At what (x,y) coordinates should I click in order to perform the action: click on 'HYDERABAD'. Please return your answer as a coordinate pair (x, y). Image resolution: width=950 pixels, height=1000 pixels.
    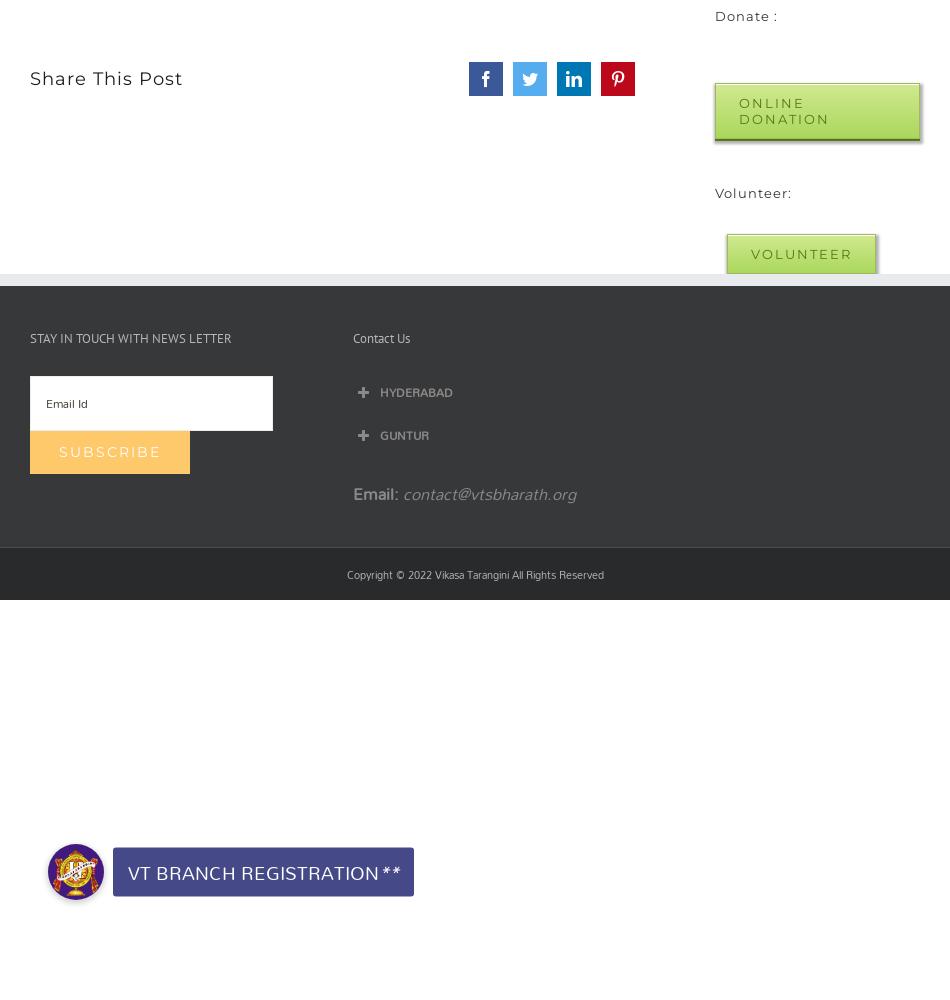
    Looking at the image, I should click on (415, 392).